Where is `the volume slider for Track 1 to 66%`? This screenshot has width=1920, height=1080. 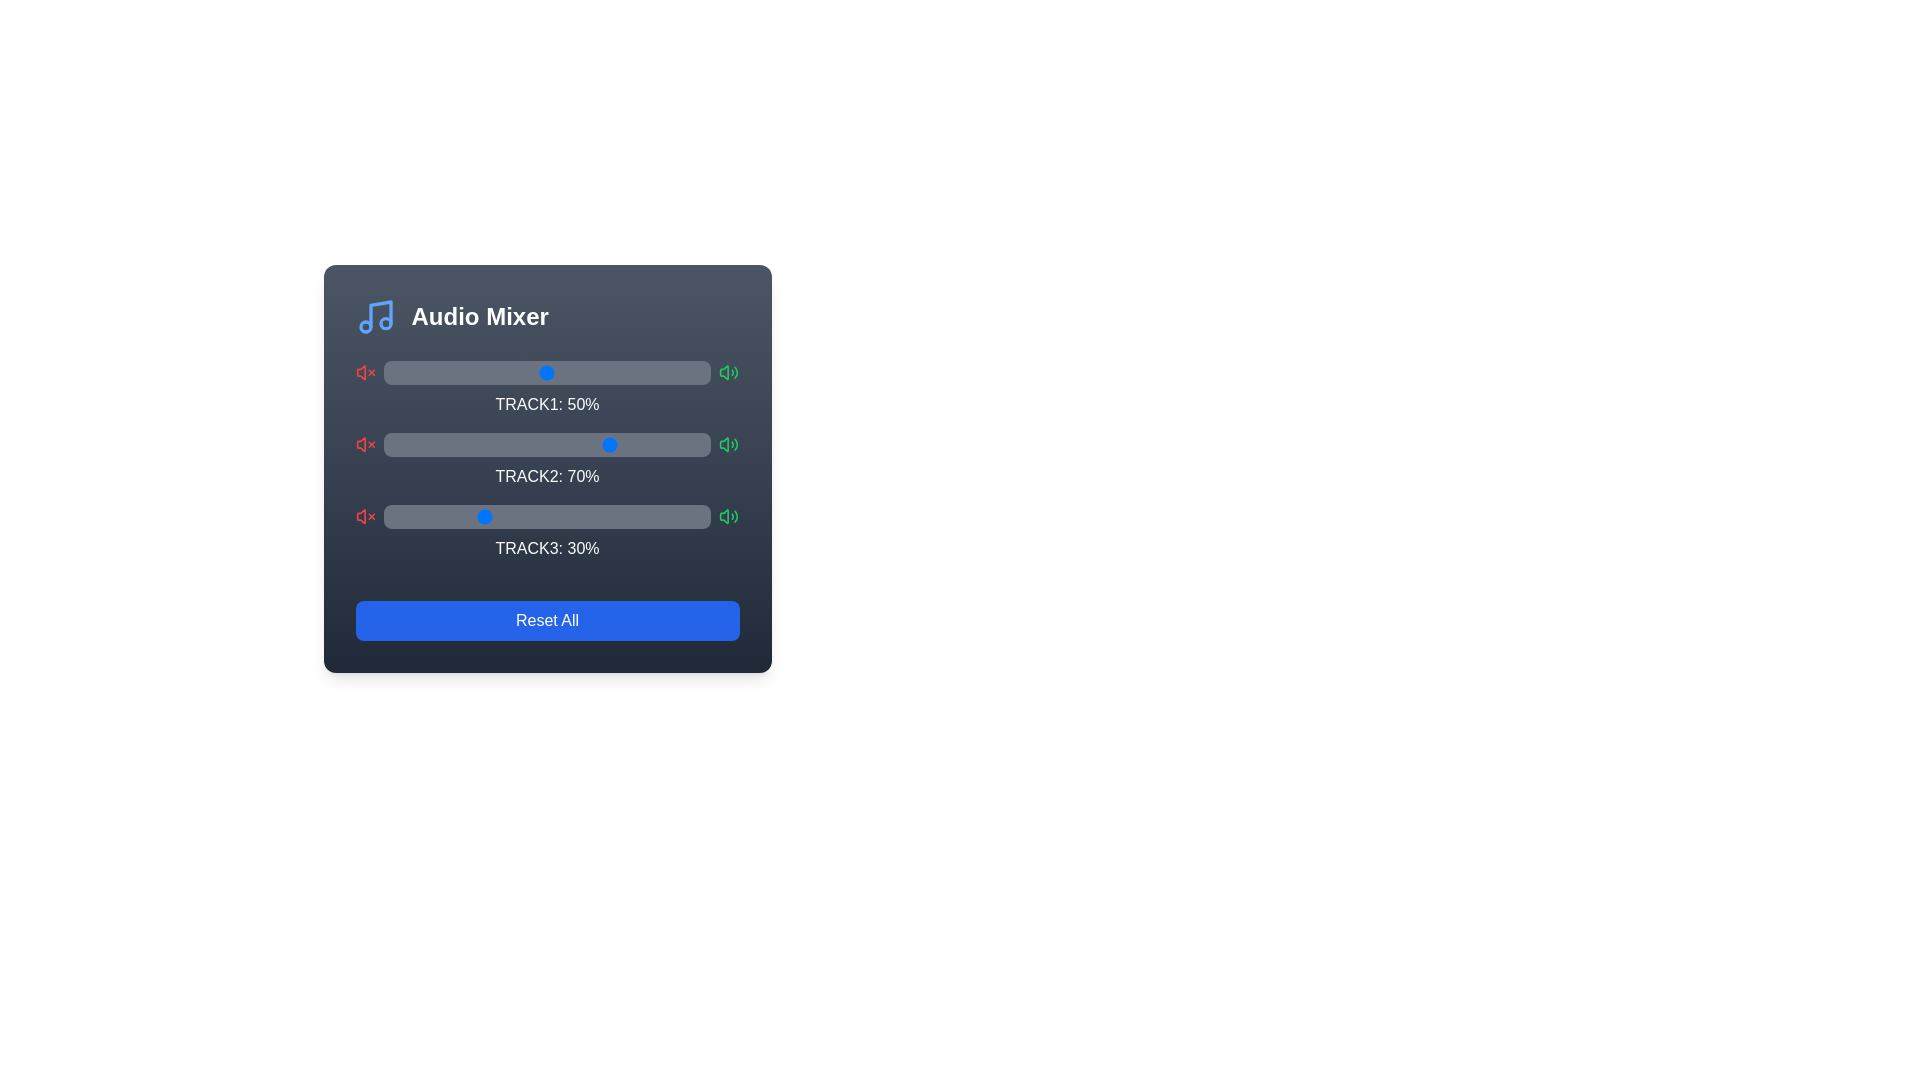 the volume slider for Track 1 to 66% is located at coordinates (598, 373).